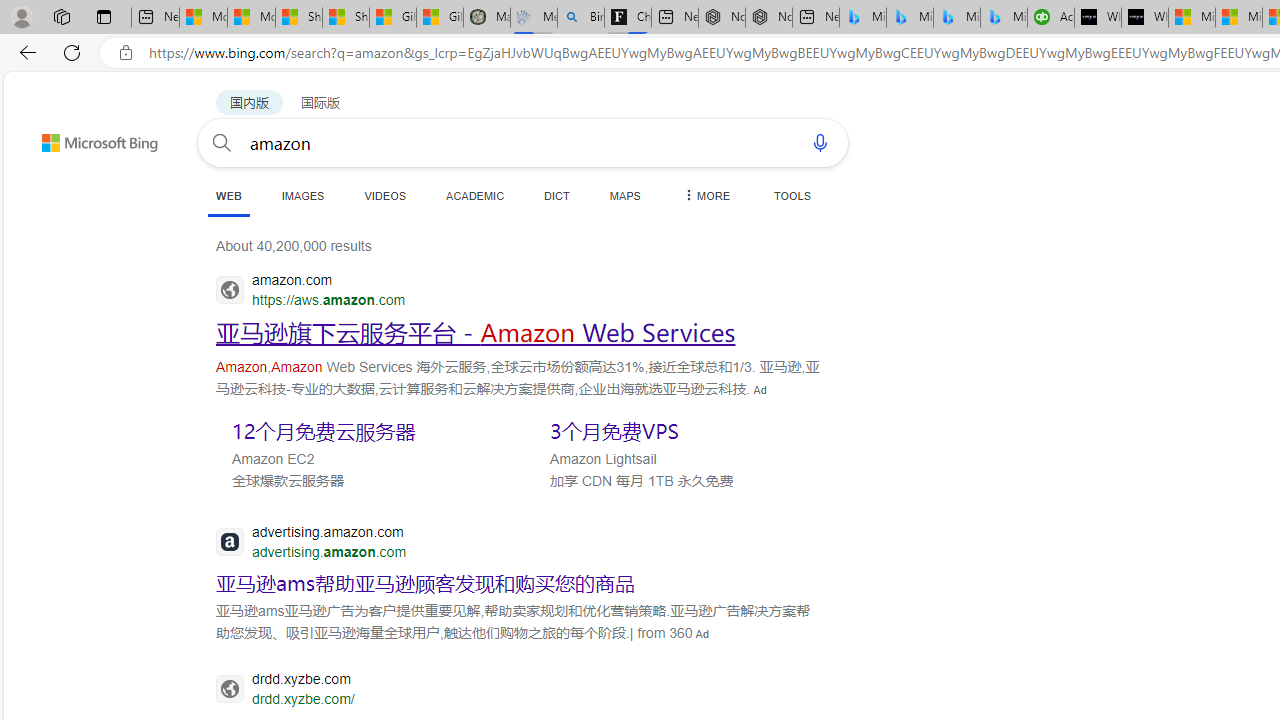 Image resolution: width=1280 pixels, height=720 pixels. Describe the element at coordinates (1145, 17) in the screenshot. I see `'What'` at that location.